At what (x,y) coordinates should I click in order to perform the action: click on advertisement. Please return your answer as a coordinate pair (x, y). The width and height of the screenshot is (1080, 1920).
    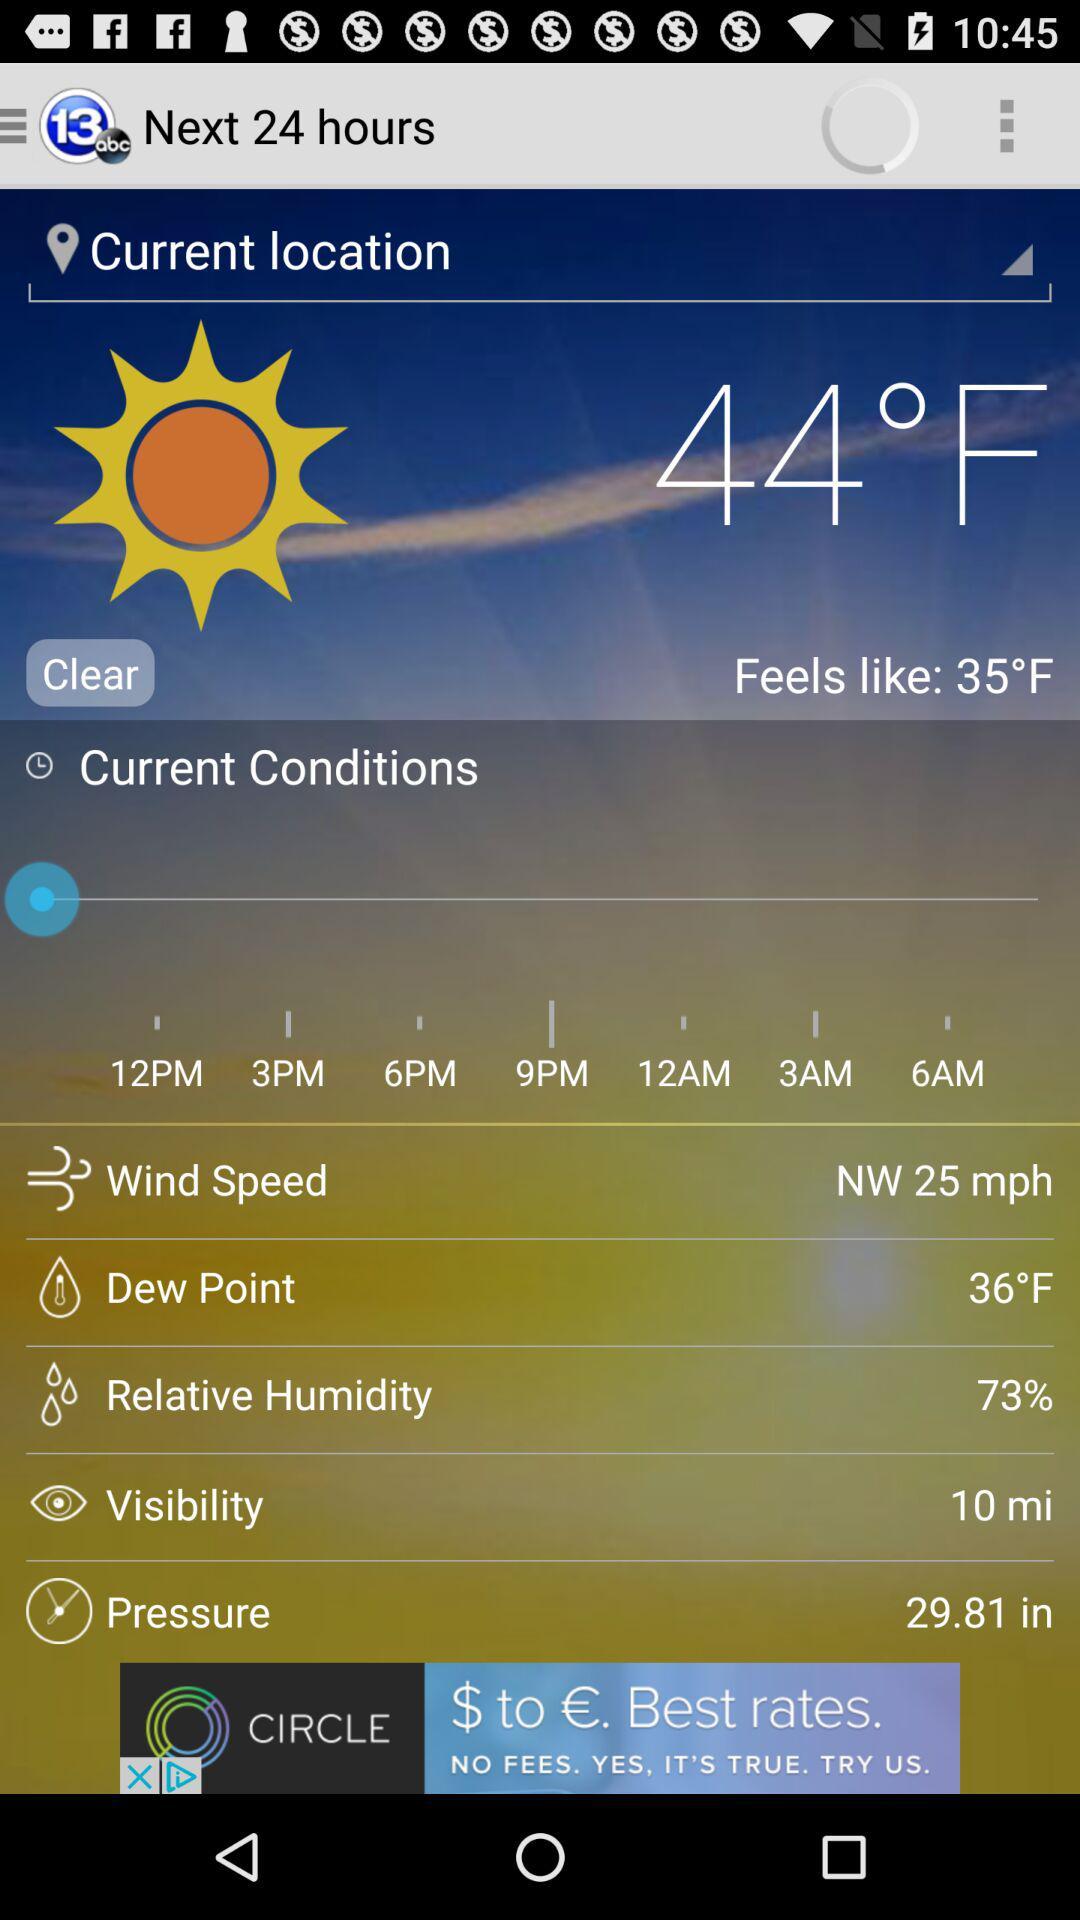
    Looking at the image, I should click on (540, 1727).